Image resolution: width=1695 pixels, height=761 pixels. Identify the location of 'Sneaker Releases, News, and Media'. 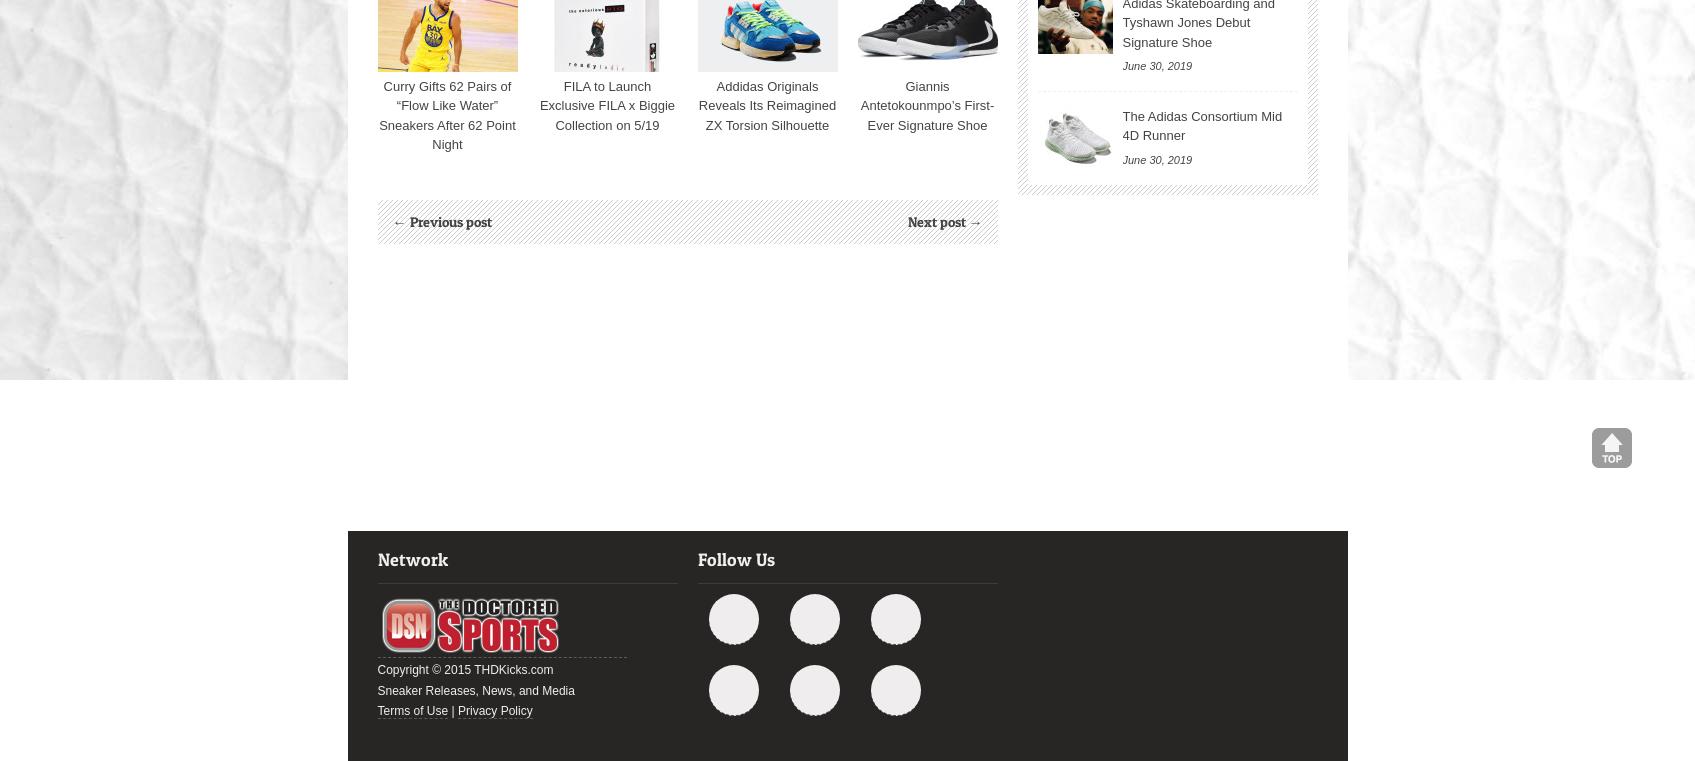
(375, 689).